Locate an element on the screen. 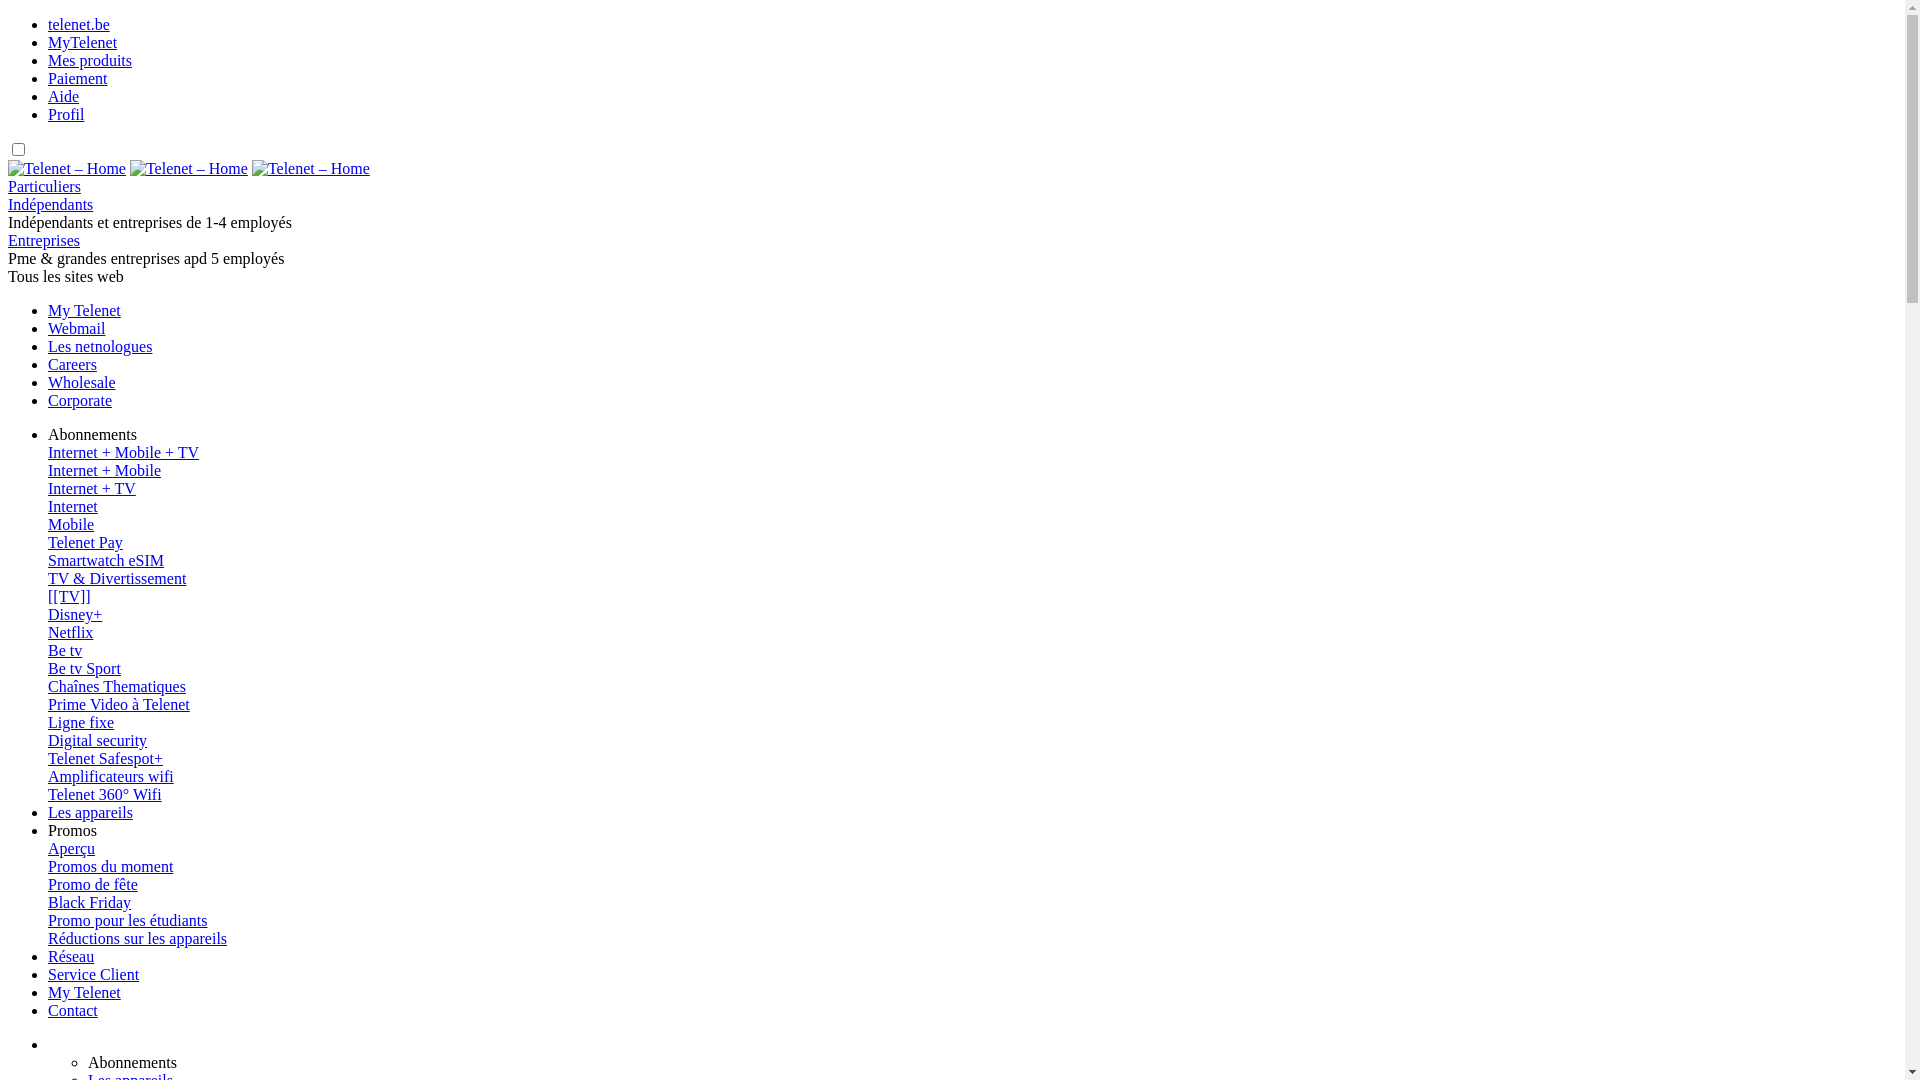  'Promos du moment' is located at coordinates (109, 865).